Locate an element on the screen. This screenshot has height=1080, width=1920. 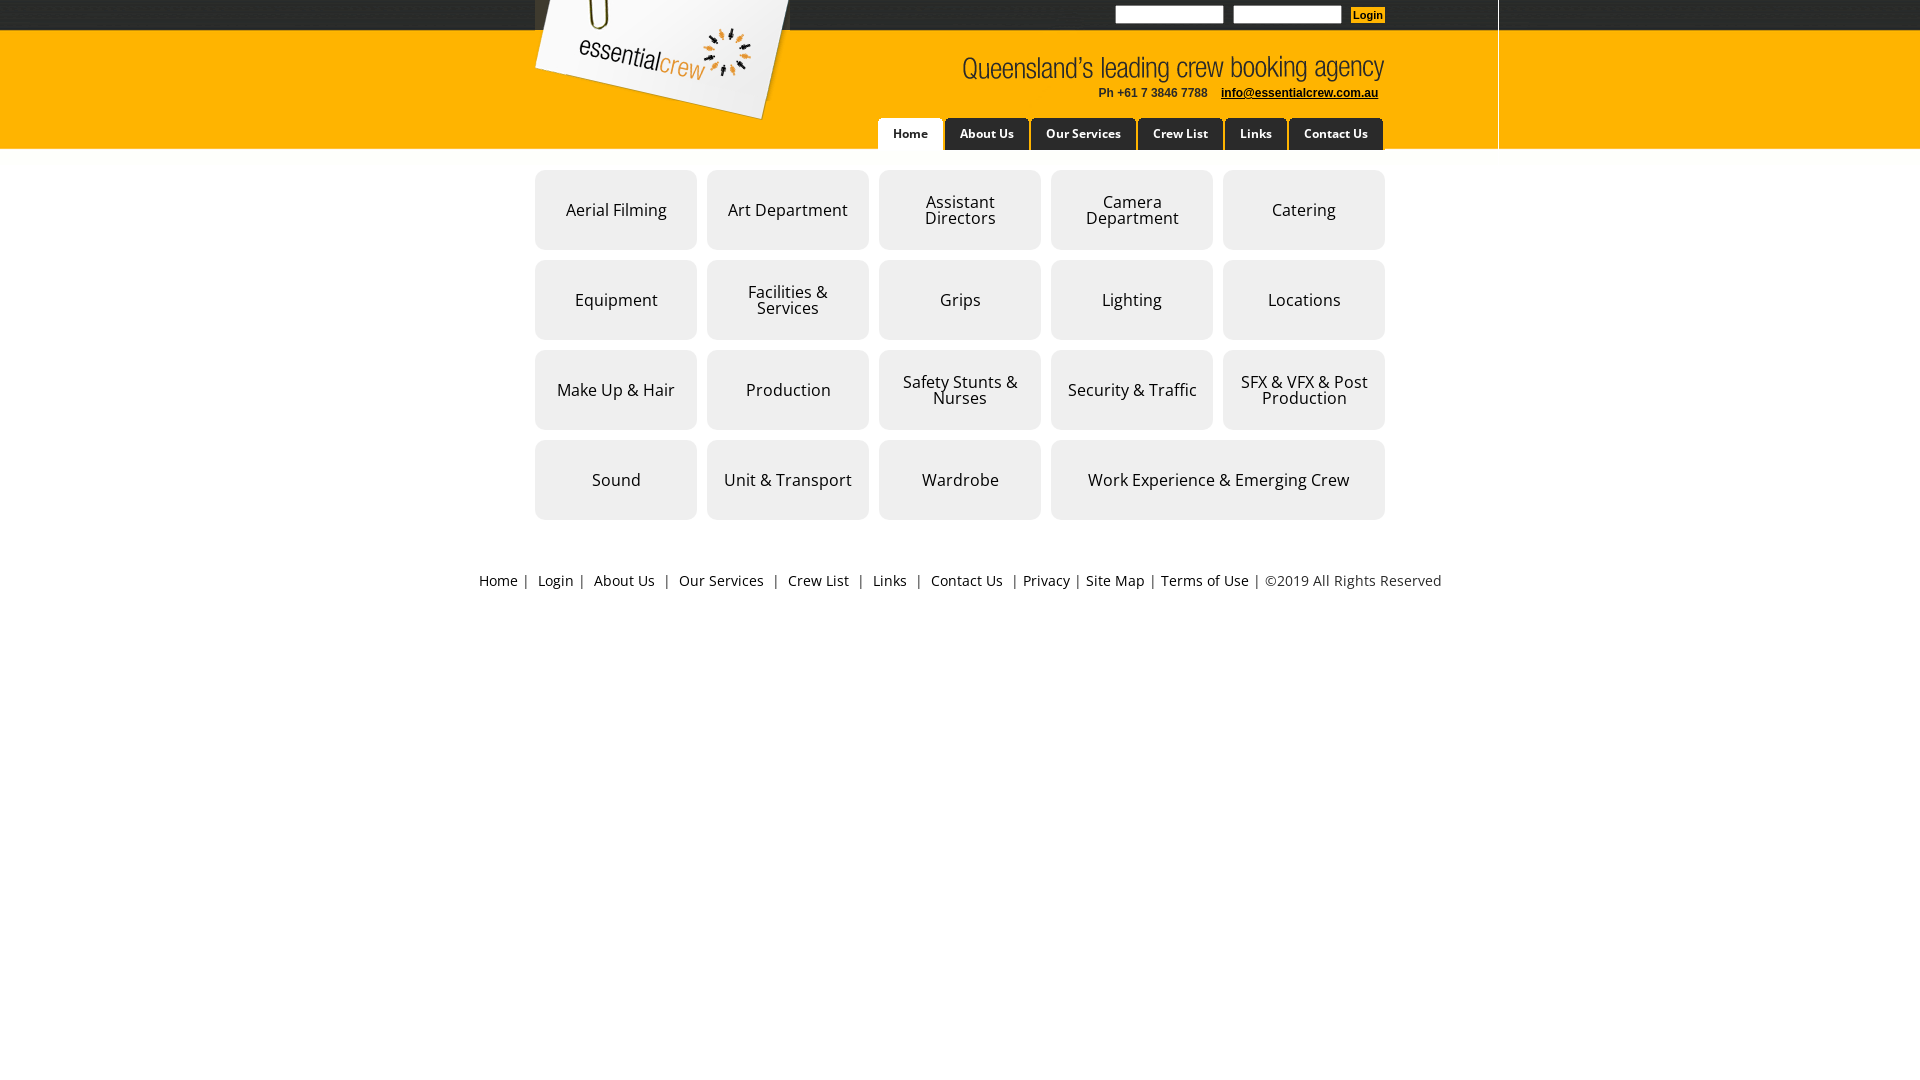
'Sound' is located at coordinates (614, 479).